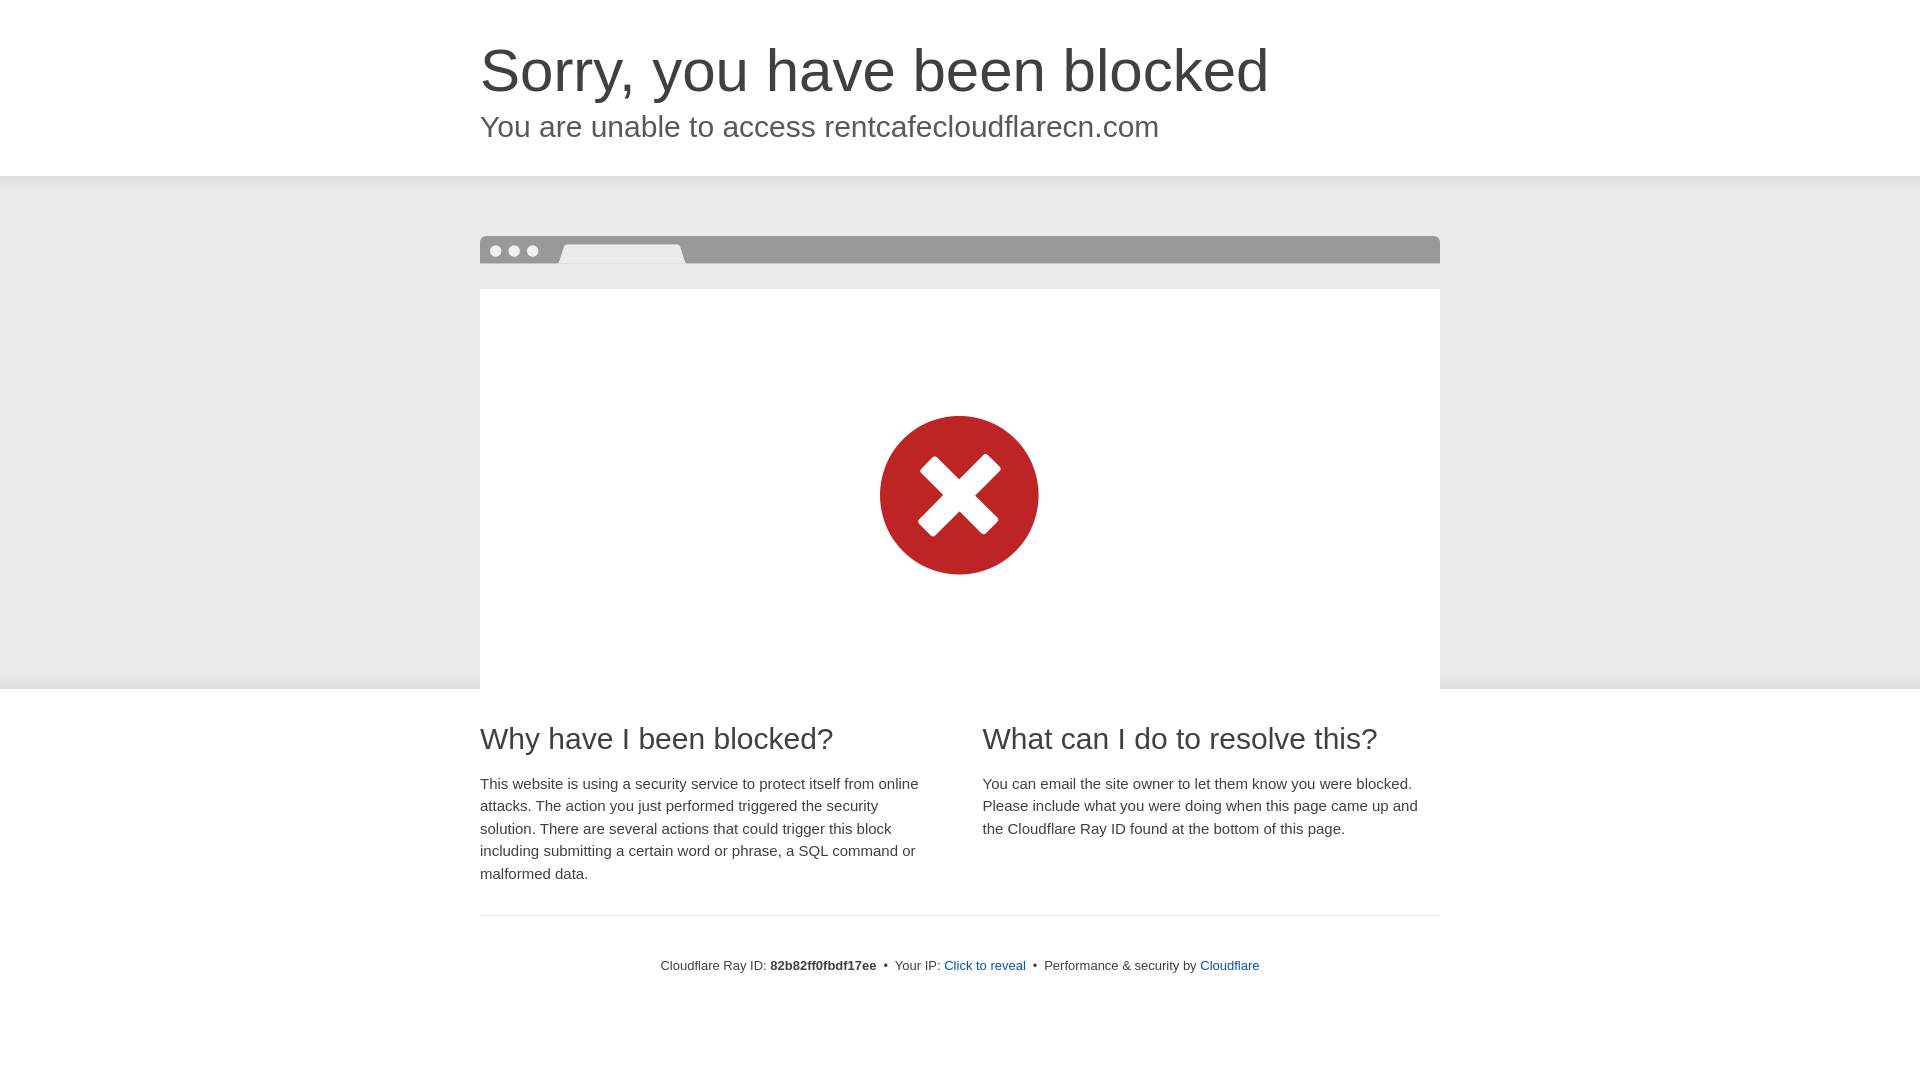 This screenshot has height=1080, width=1920. What do you see at coordinates (984, 964) in the screenshot?
I see `'Click to reveal'` at bounding box center [984, 964].